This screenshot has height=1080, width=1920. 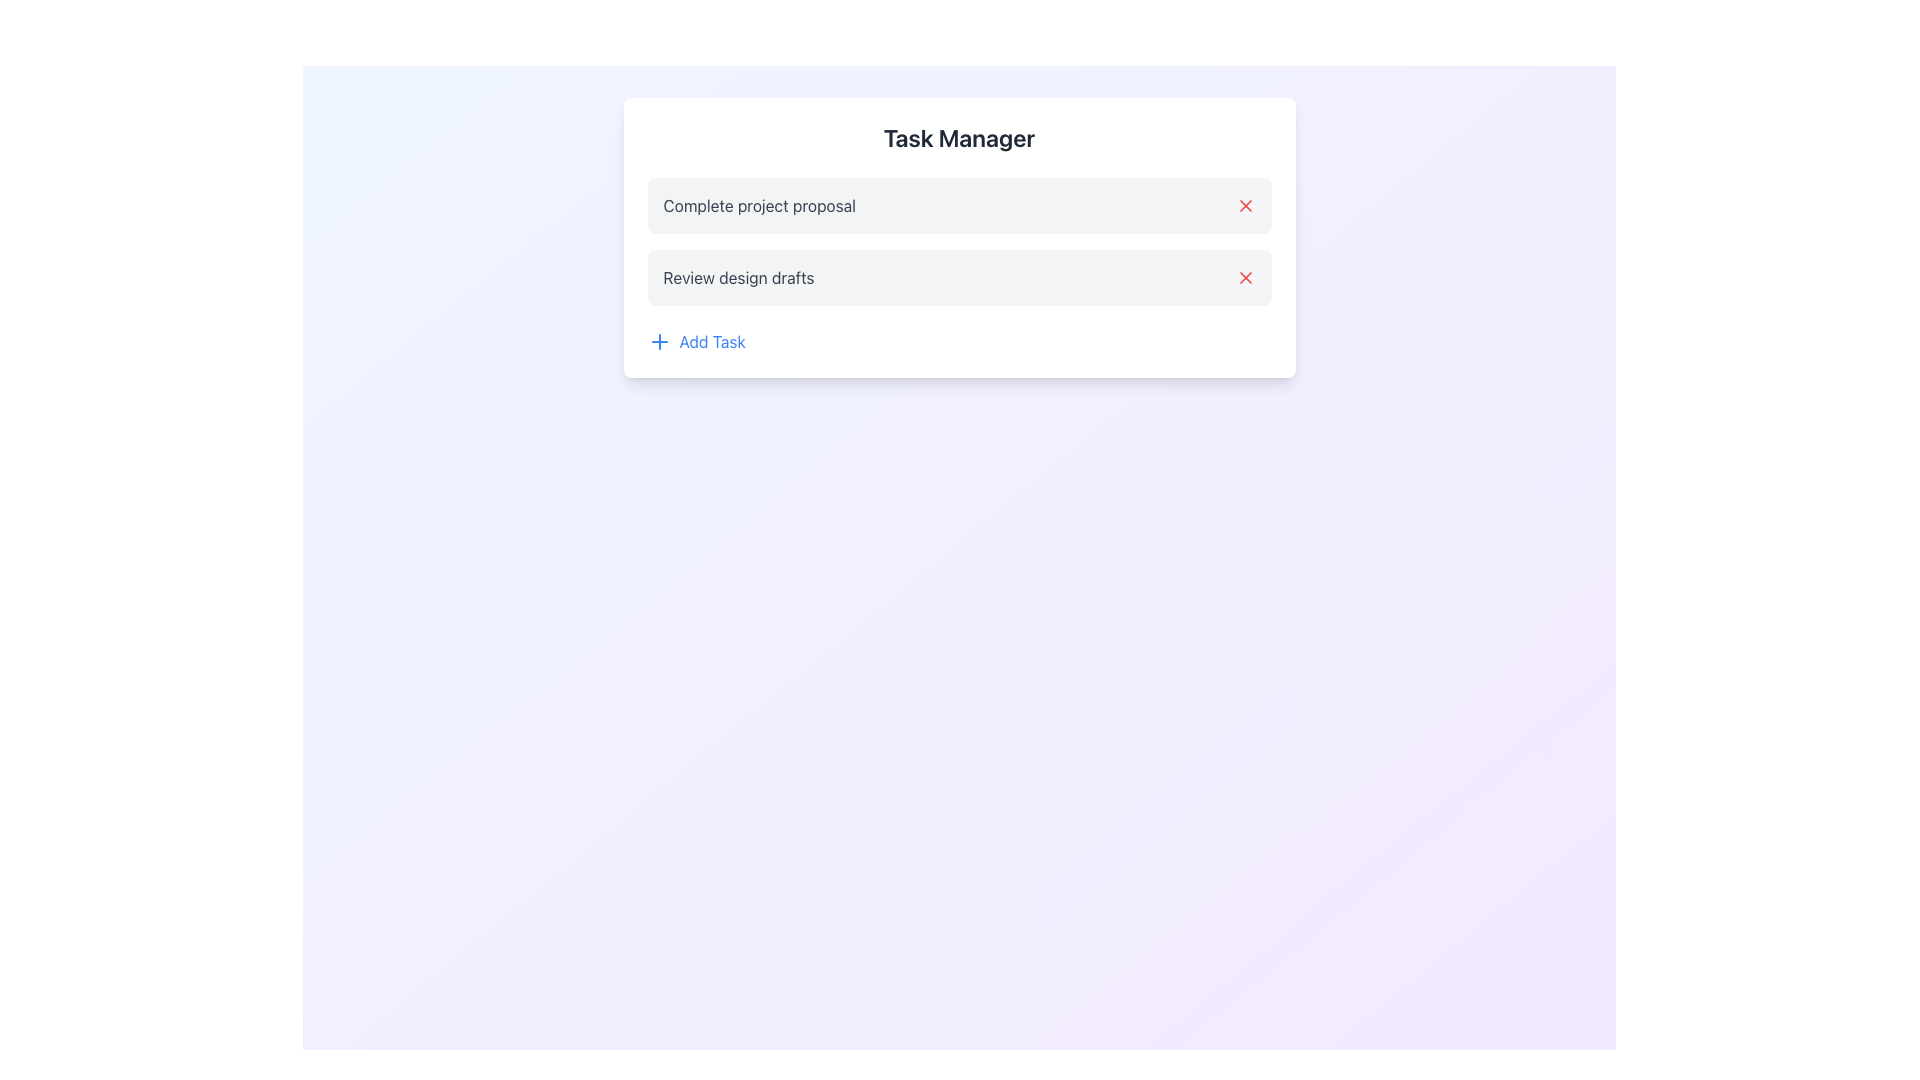 What do you see at coordinates (738, 277) in the screenshot?
I see `the static text label displaying 'Review design drafts' in dark gray within the task management interface` at bounding box center [738, 277].